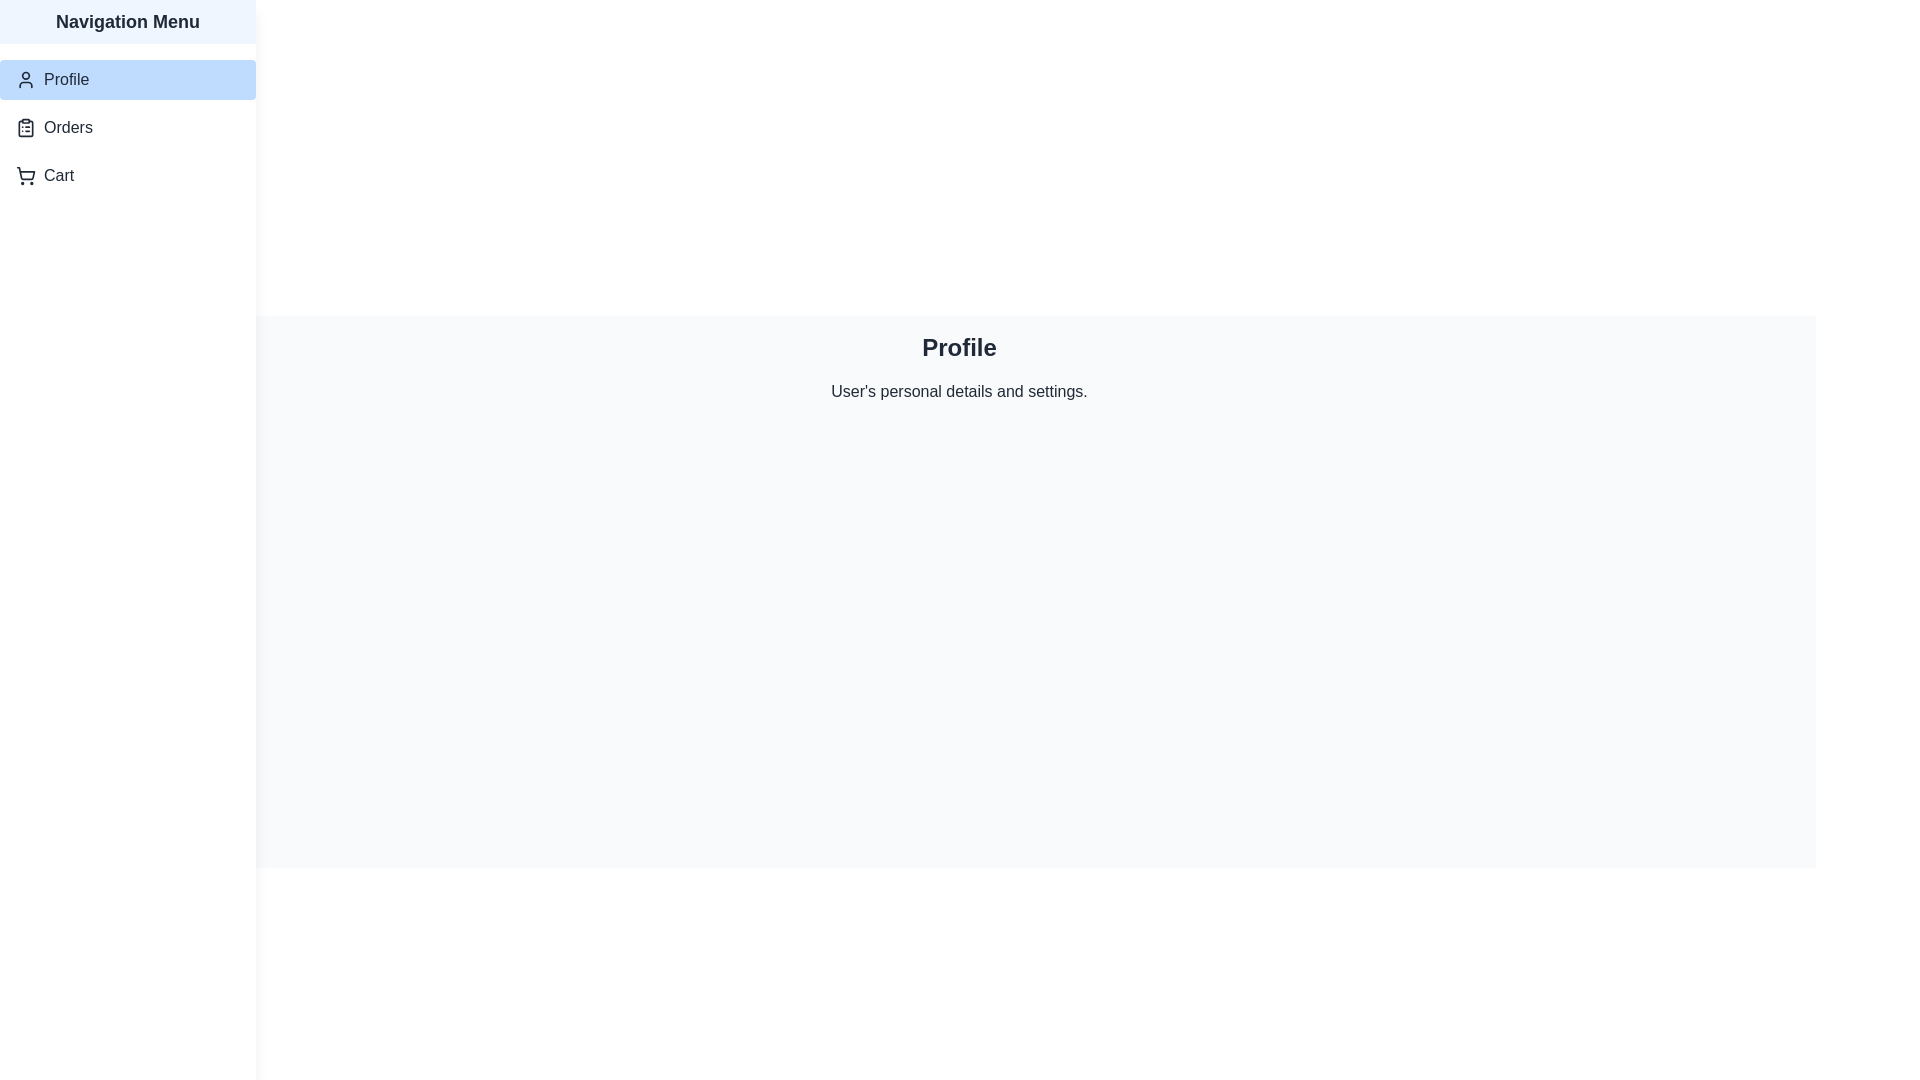 This screenshot has width=1920, height=1080. What do you see at coordinates (68, 127) in the screenshot?
I see `the 'Orders' text label in the navigation menu` at bounding box center [68, 127].